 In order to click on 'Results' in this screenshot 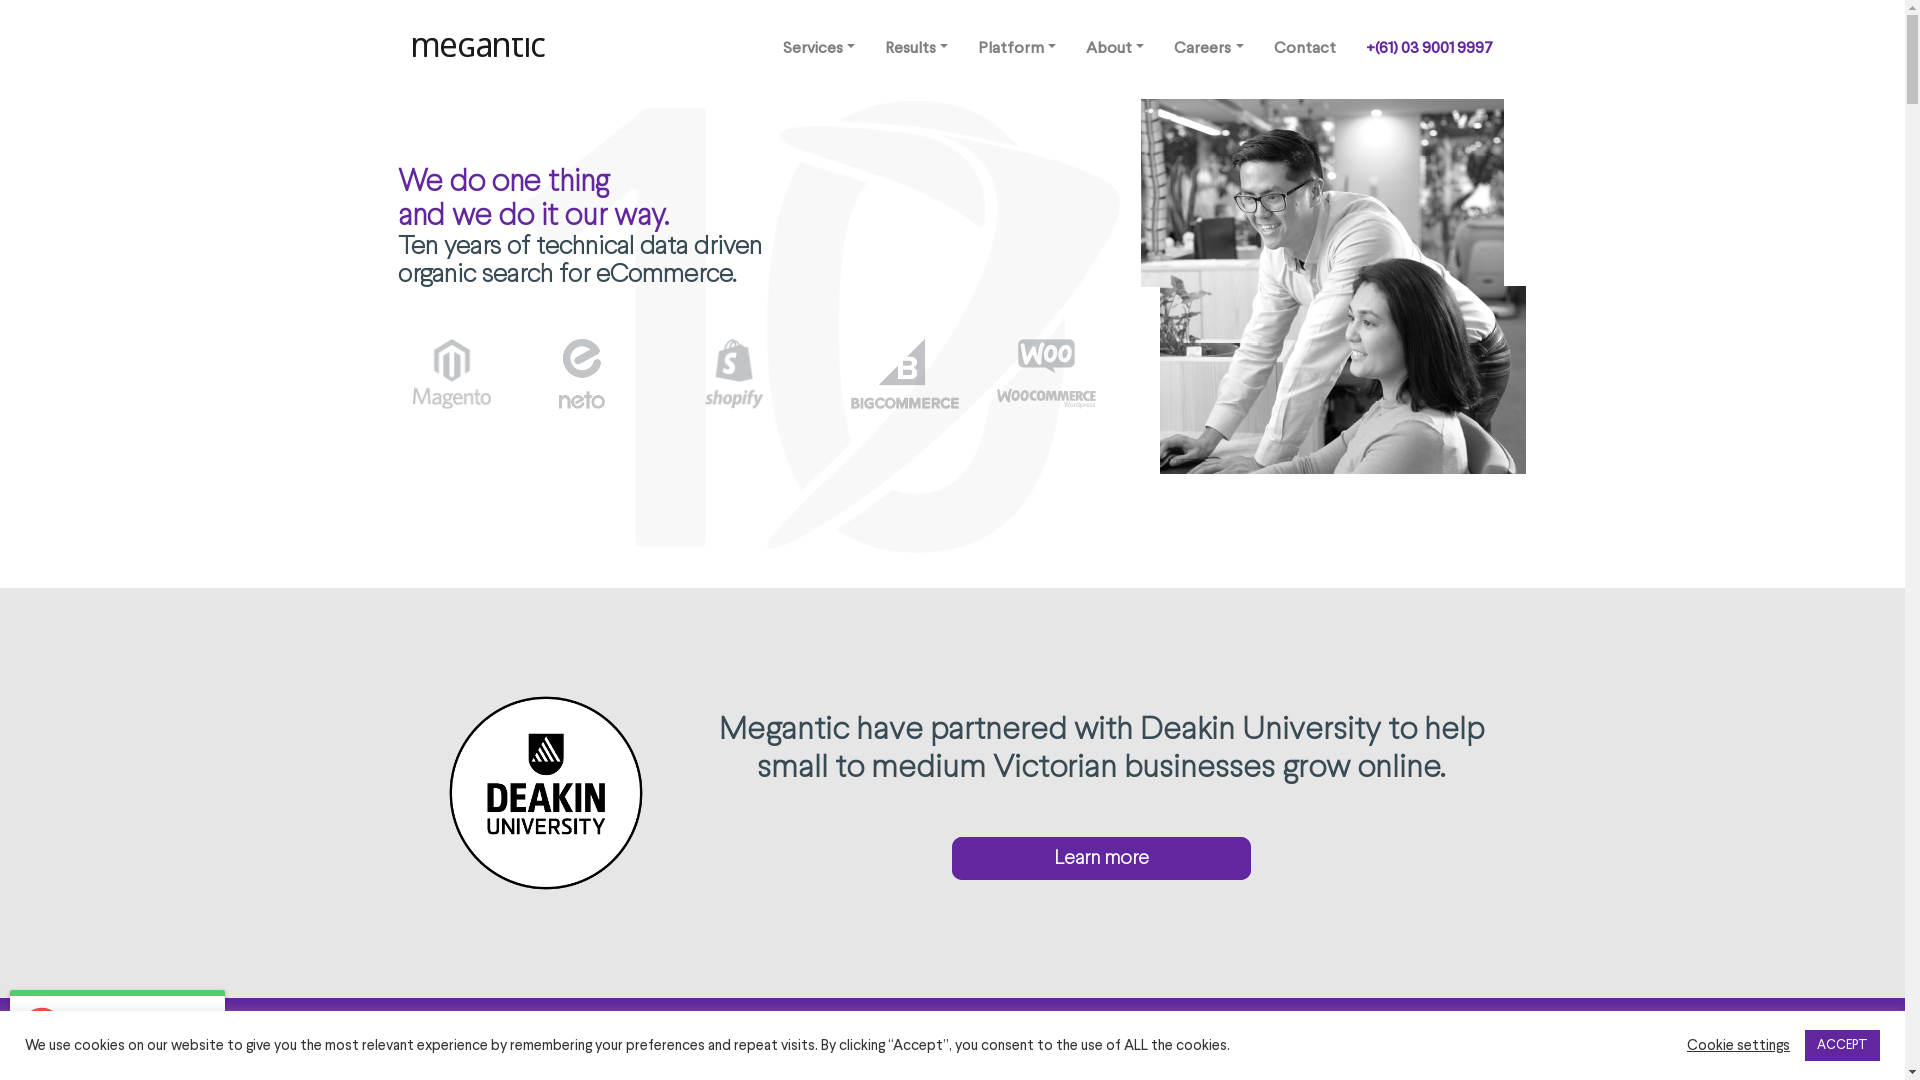, I will do `click(915, 48)`.